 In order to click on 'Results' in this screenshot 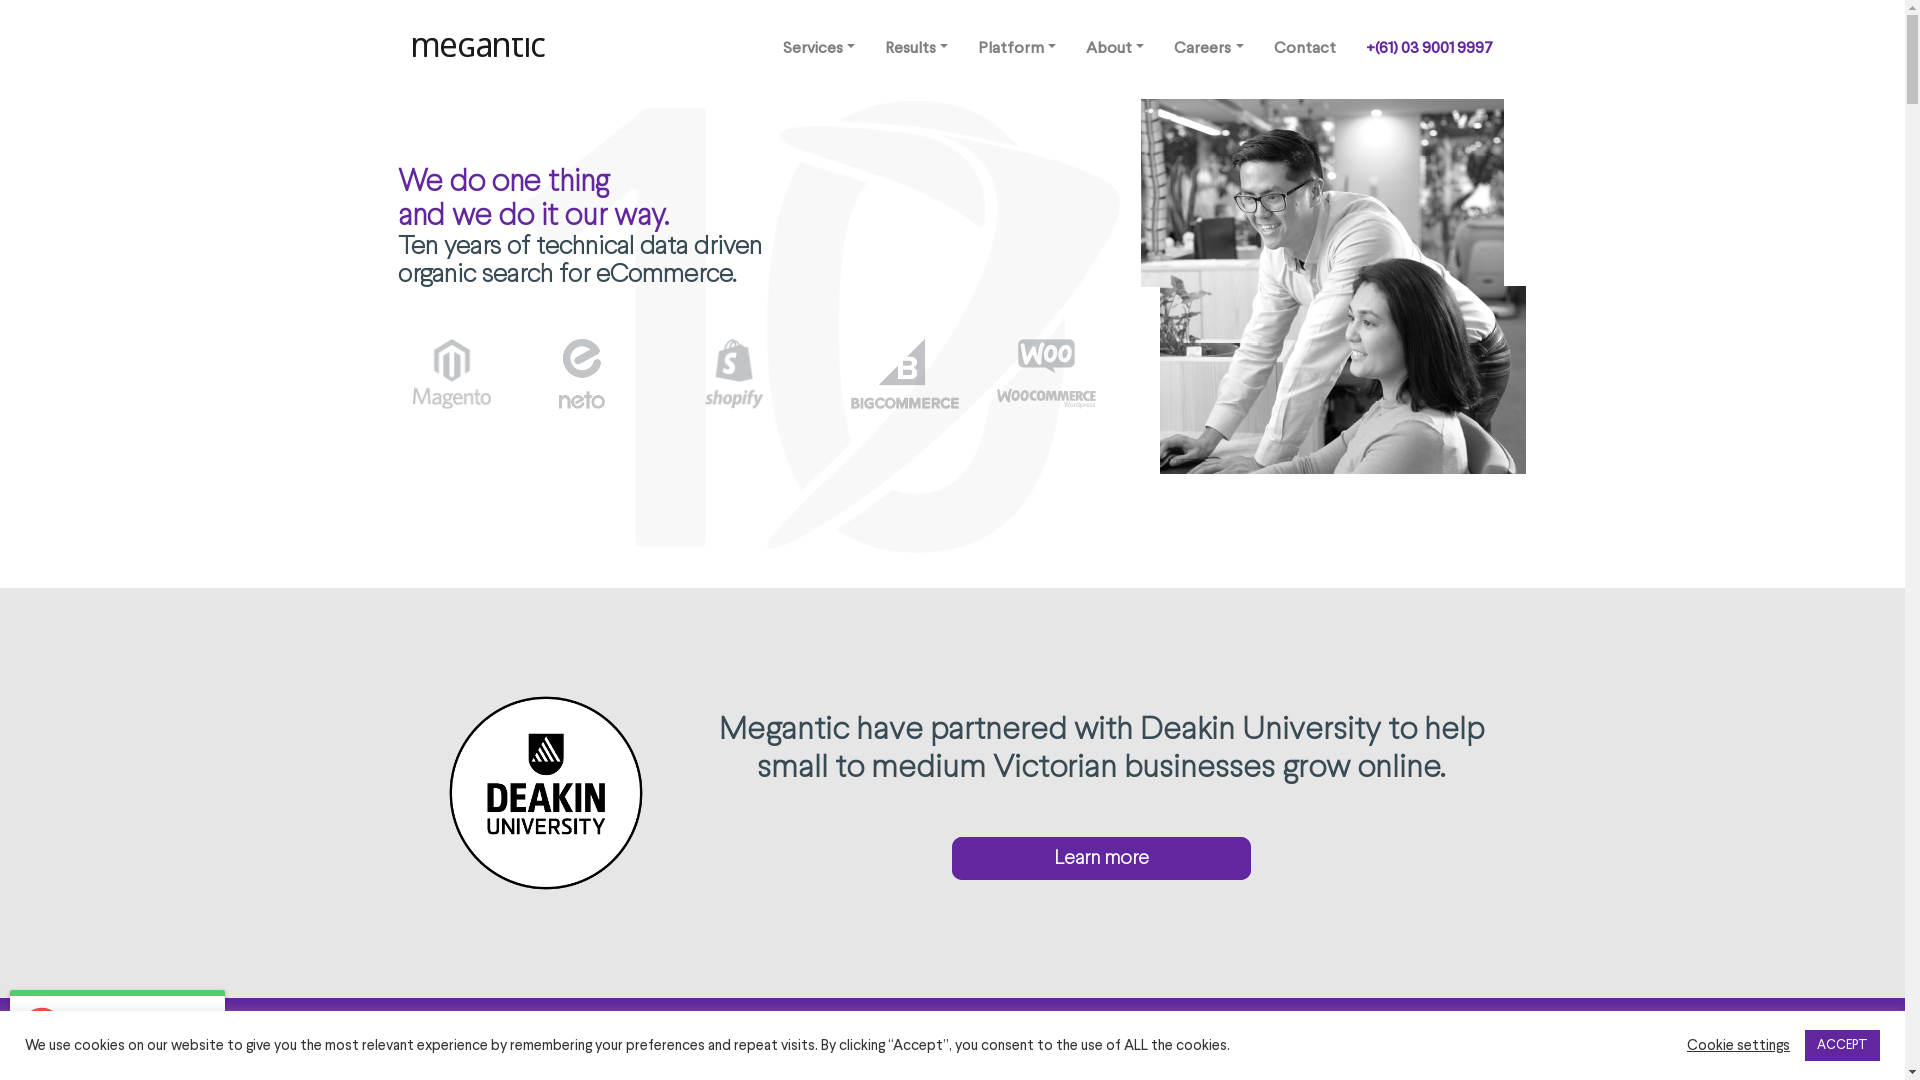, I will do `click(915, 48)`.